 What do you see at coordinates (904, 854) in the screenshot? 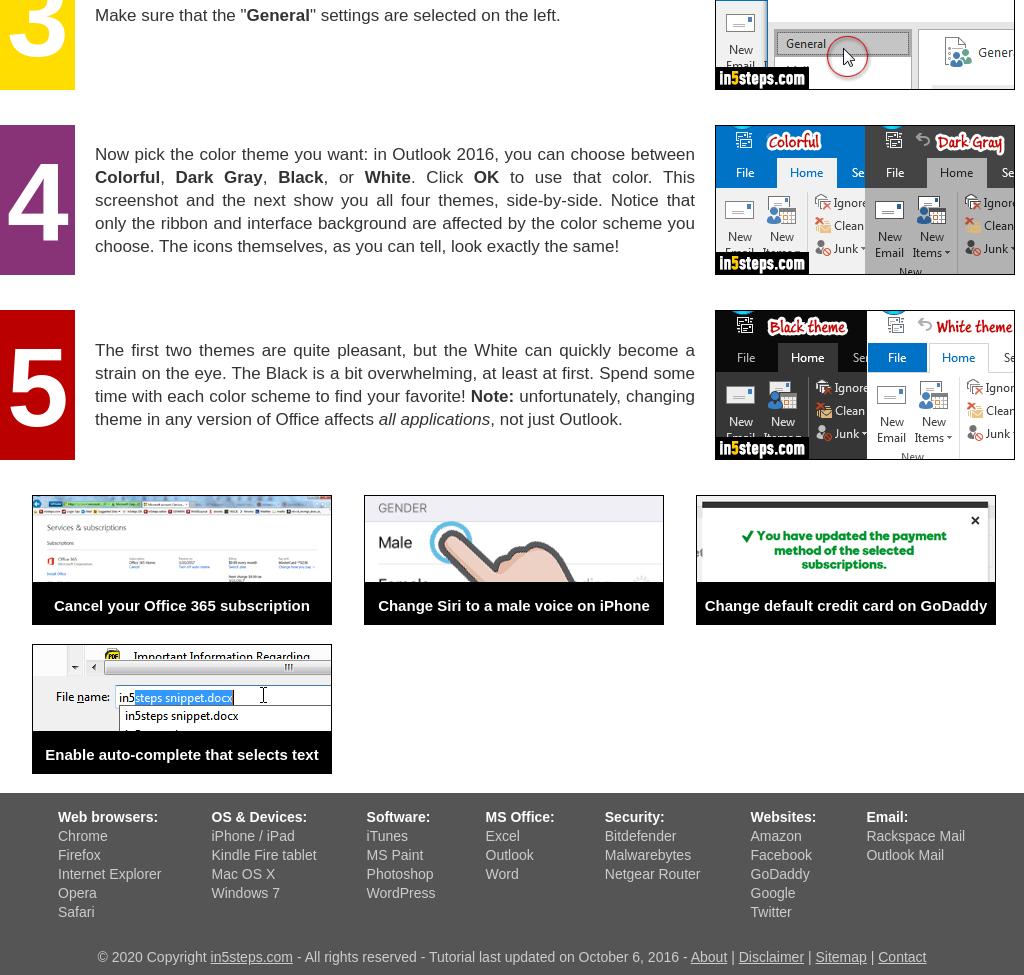
I see `'Outlook Mail'` at bounding box center [904, 854].